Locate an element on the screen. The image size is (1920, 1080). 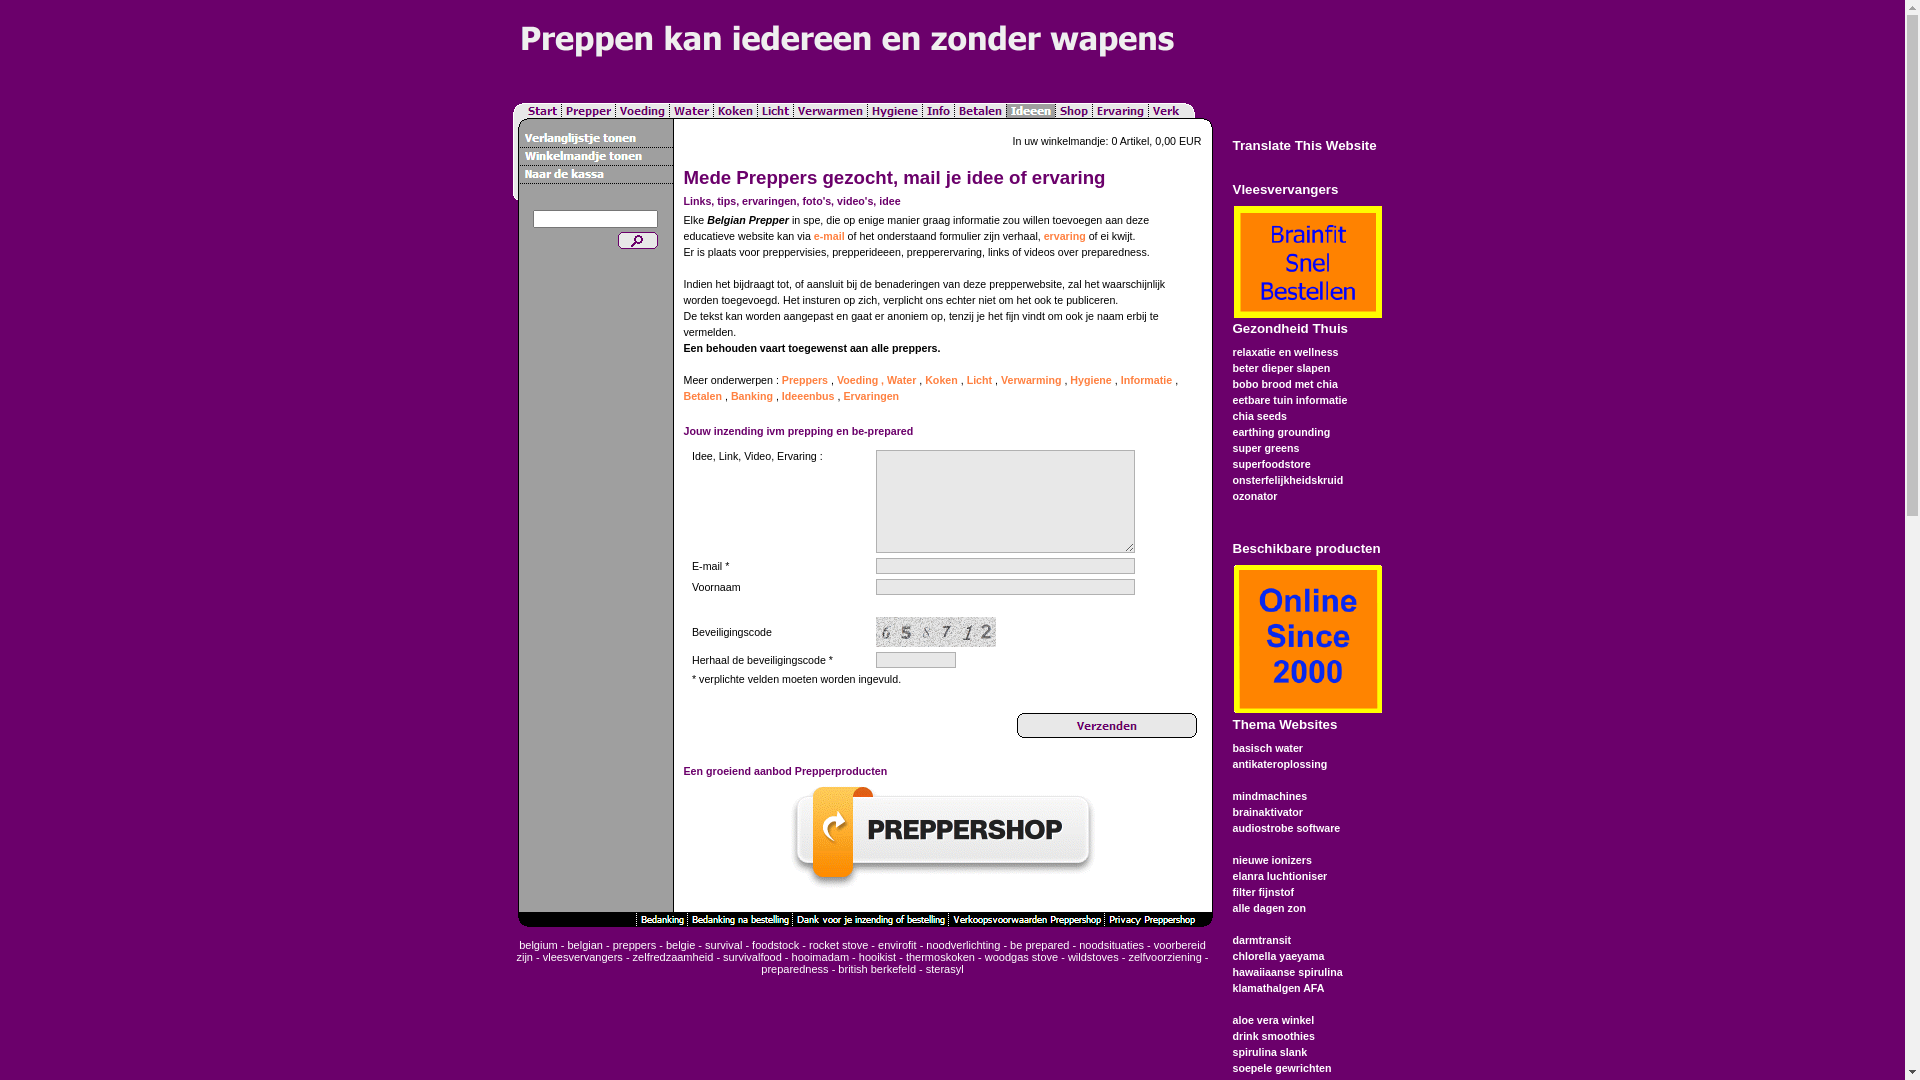
'Verwarming' is located at coordinates (1031, 380).